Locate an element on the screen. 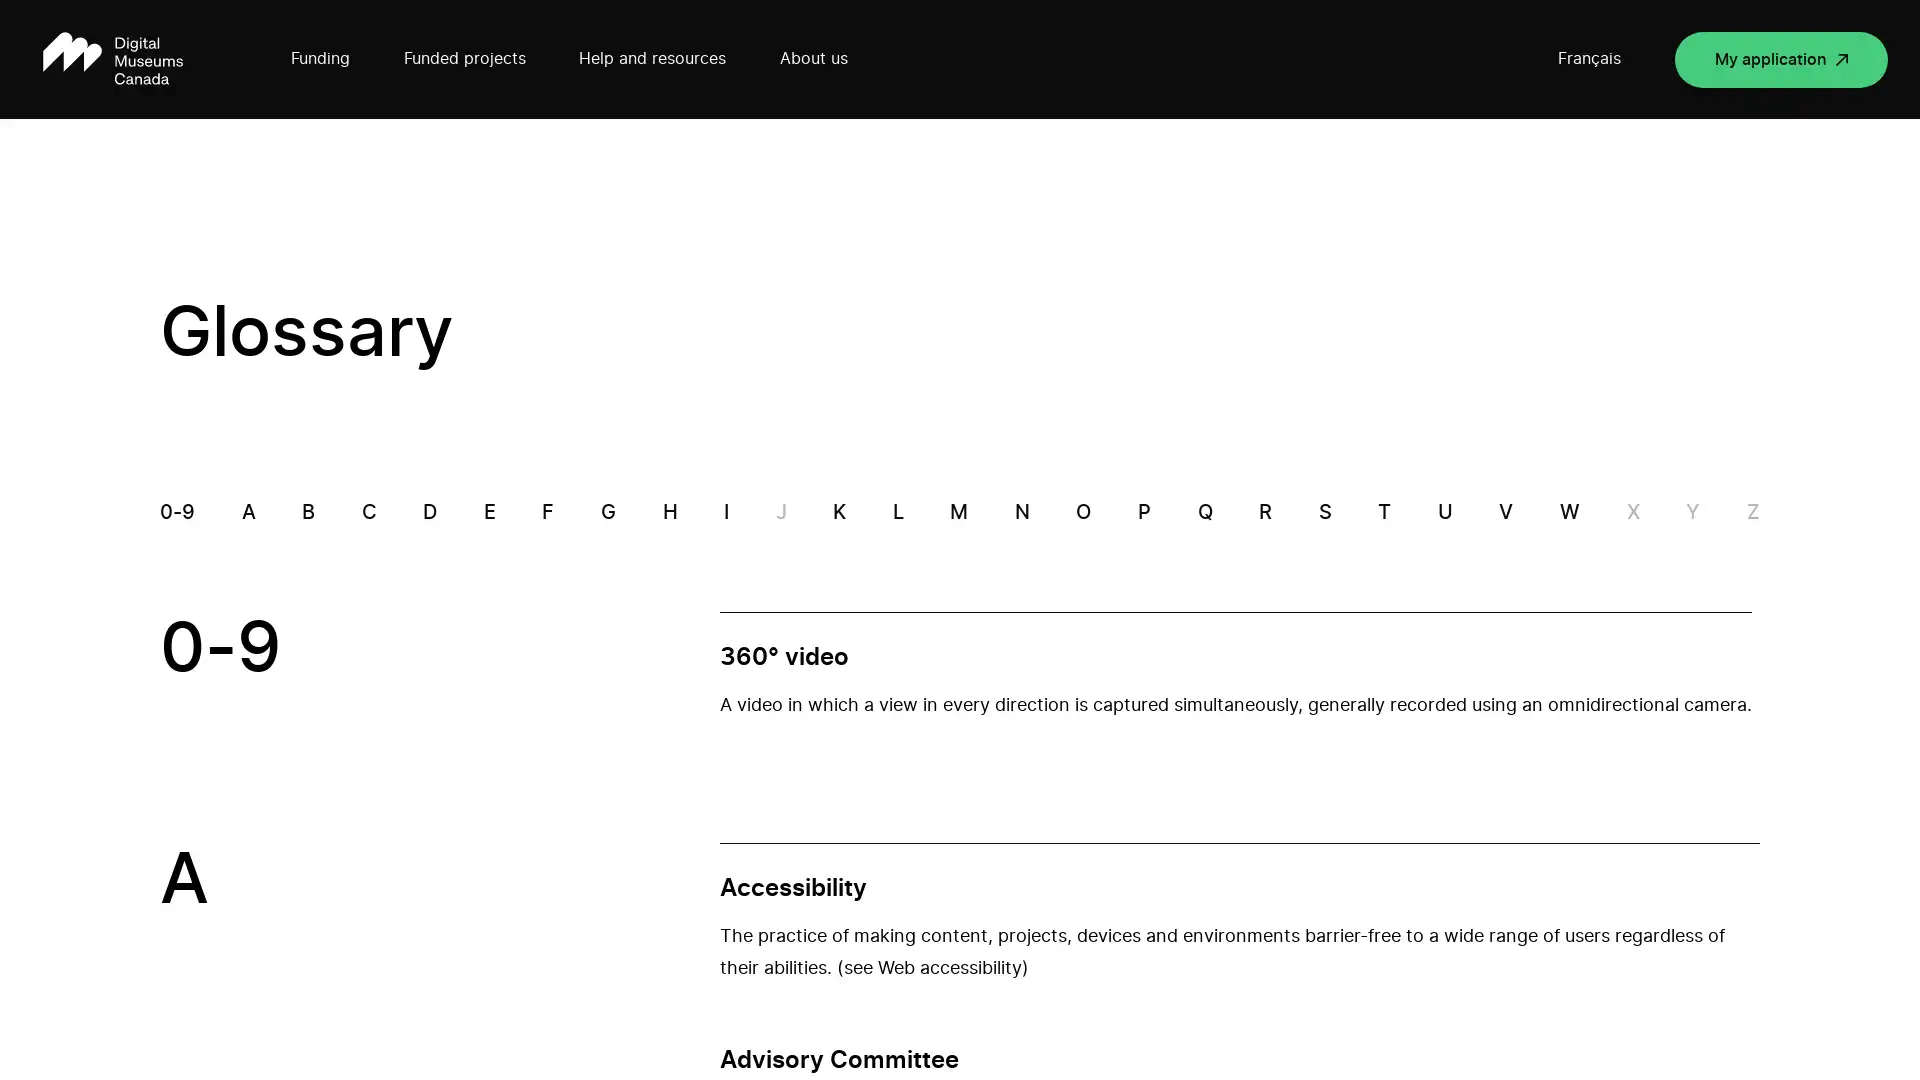 This screenshot has height=1080, width=1920. R is located at coordinates (1264, 512).